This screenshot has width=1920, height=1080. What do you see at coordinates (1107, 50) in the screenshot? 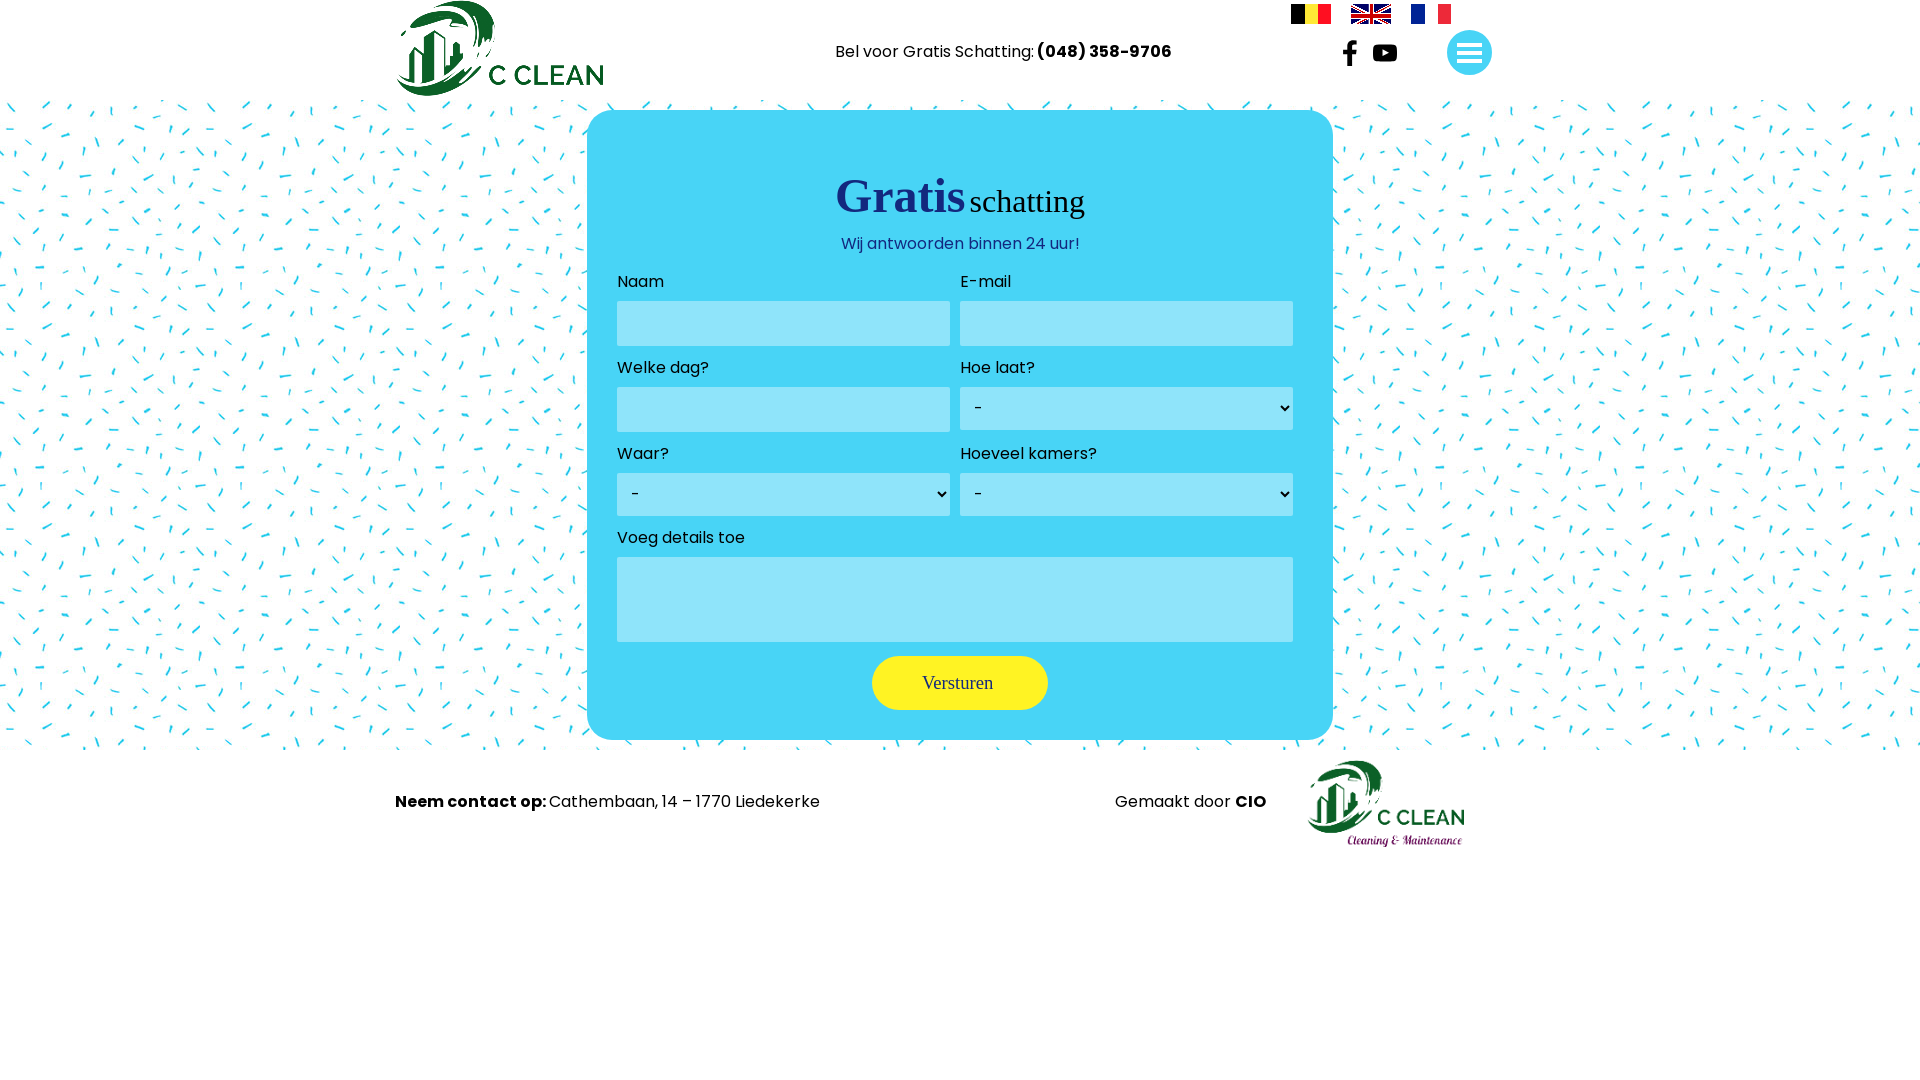
I see `'048) 358-9706'` at bounding box center [1107, 50].